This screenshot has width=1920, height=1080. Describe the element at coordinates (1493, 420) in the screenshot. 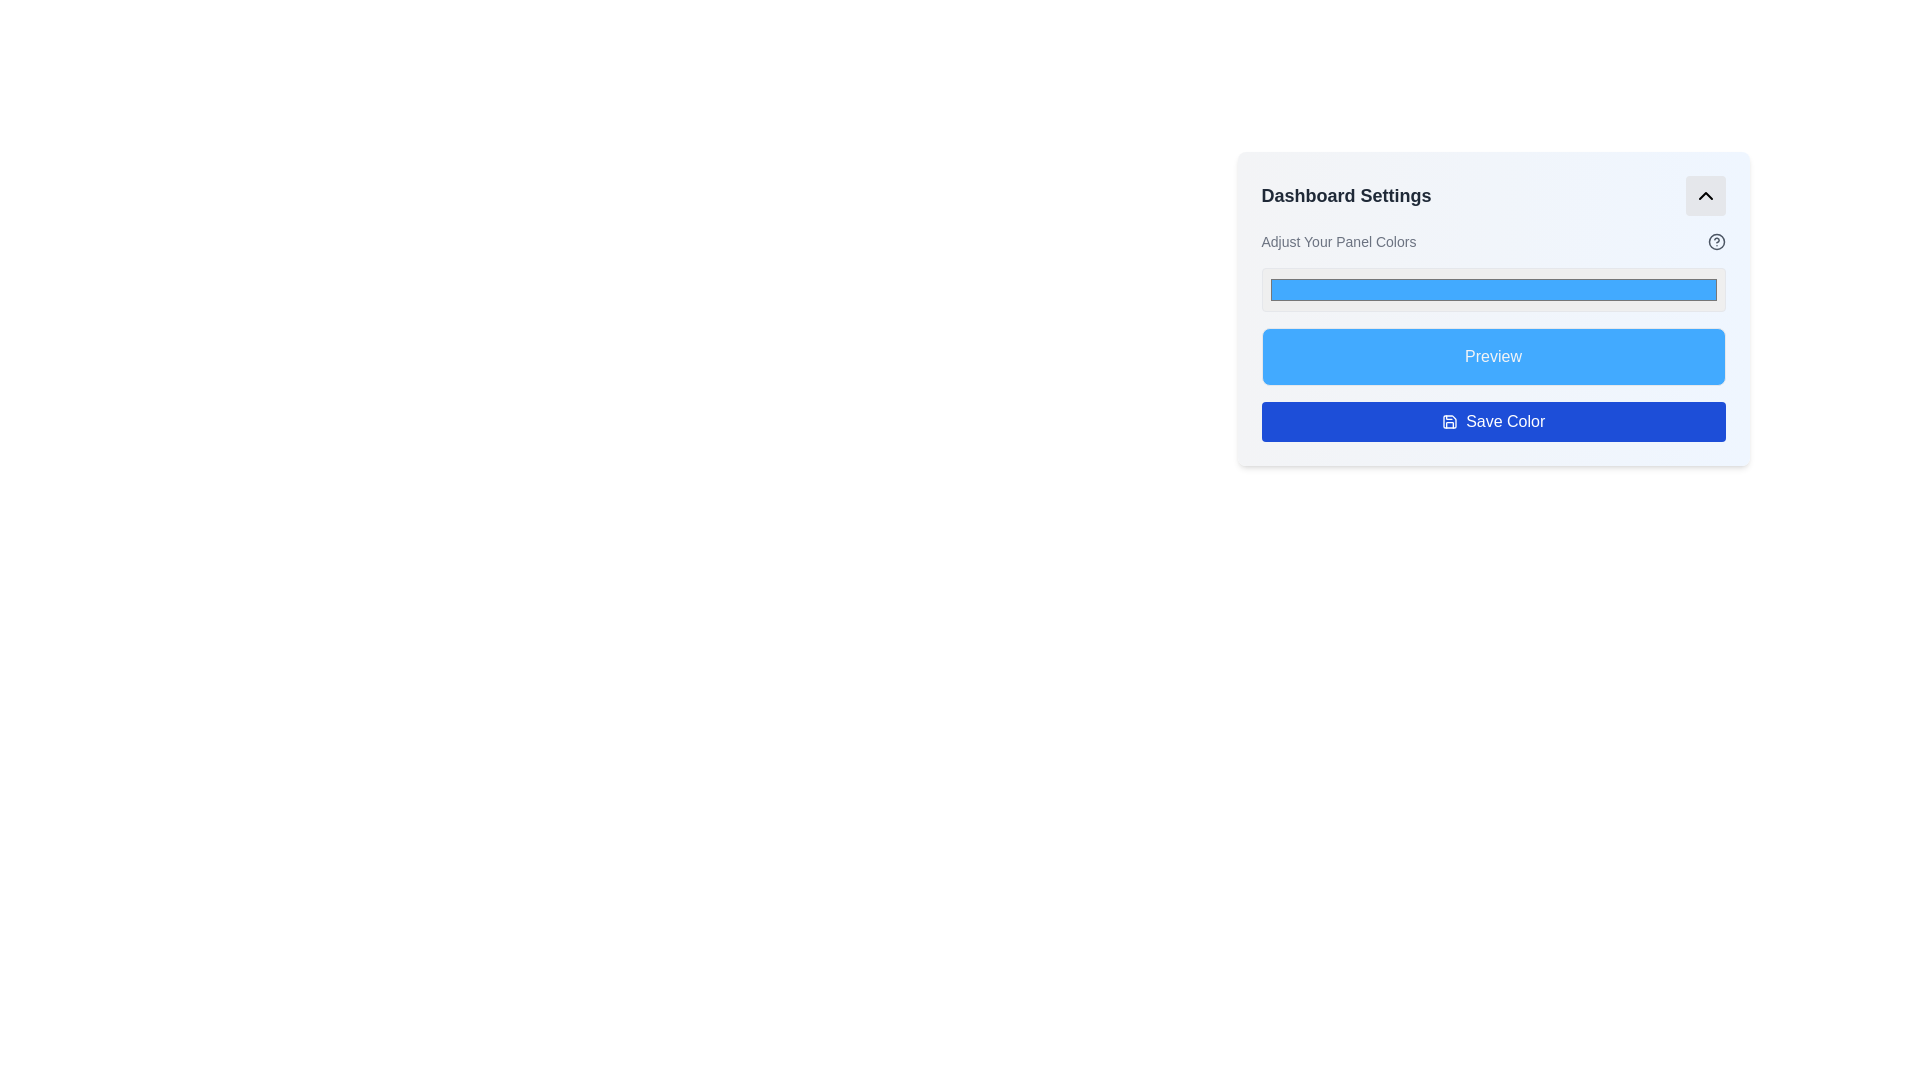

I see `the save button located at the bottom of the 'Dashboard Settings' panel to provide visual feedback indicating interactivity` at that location.